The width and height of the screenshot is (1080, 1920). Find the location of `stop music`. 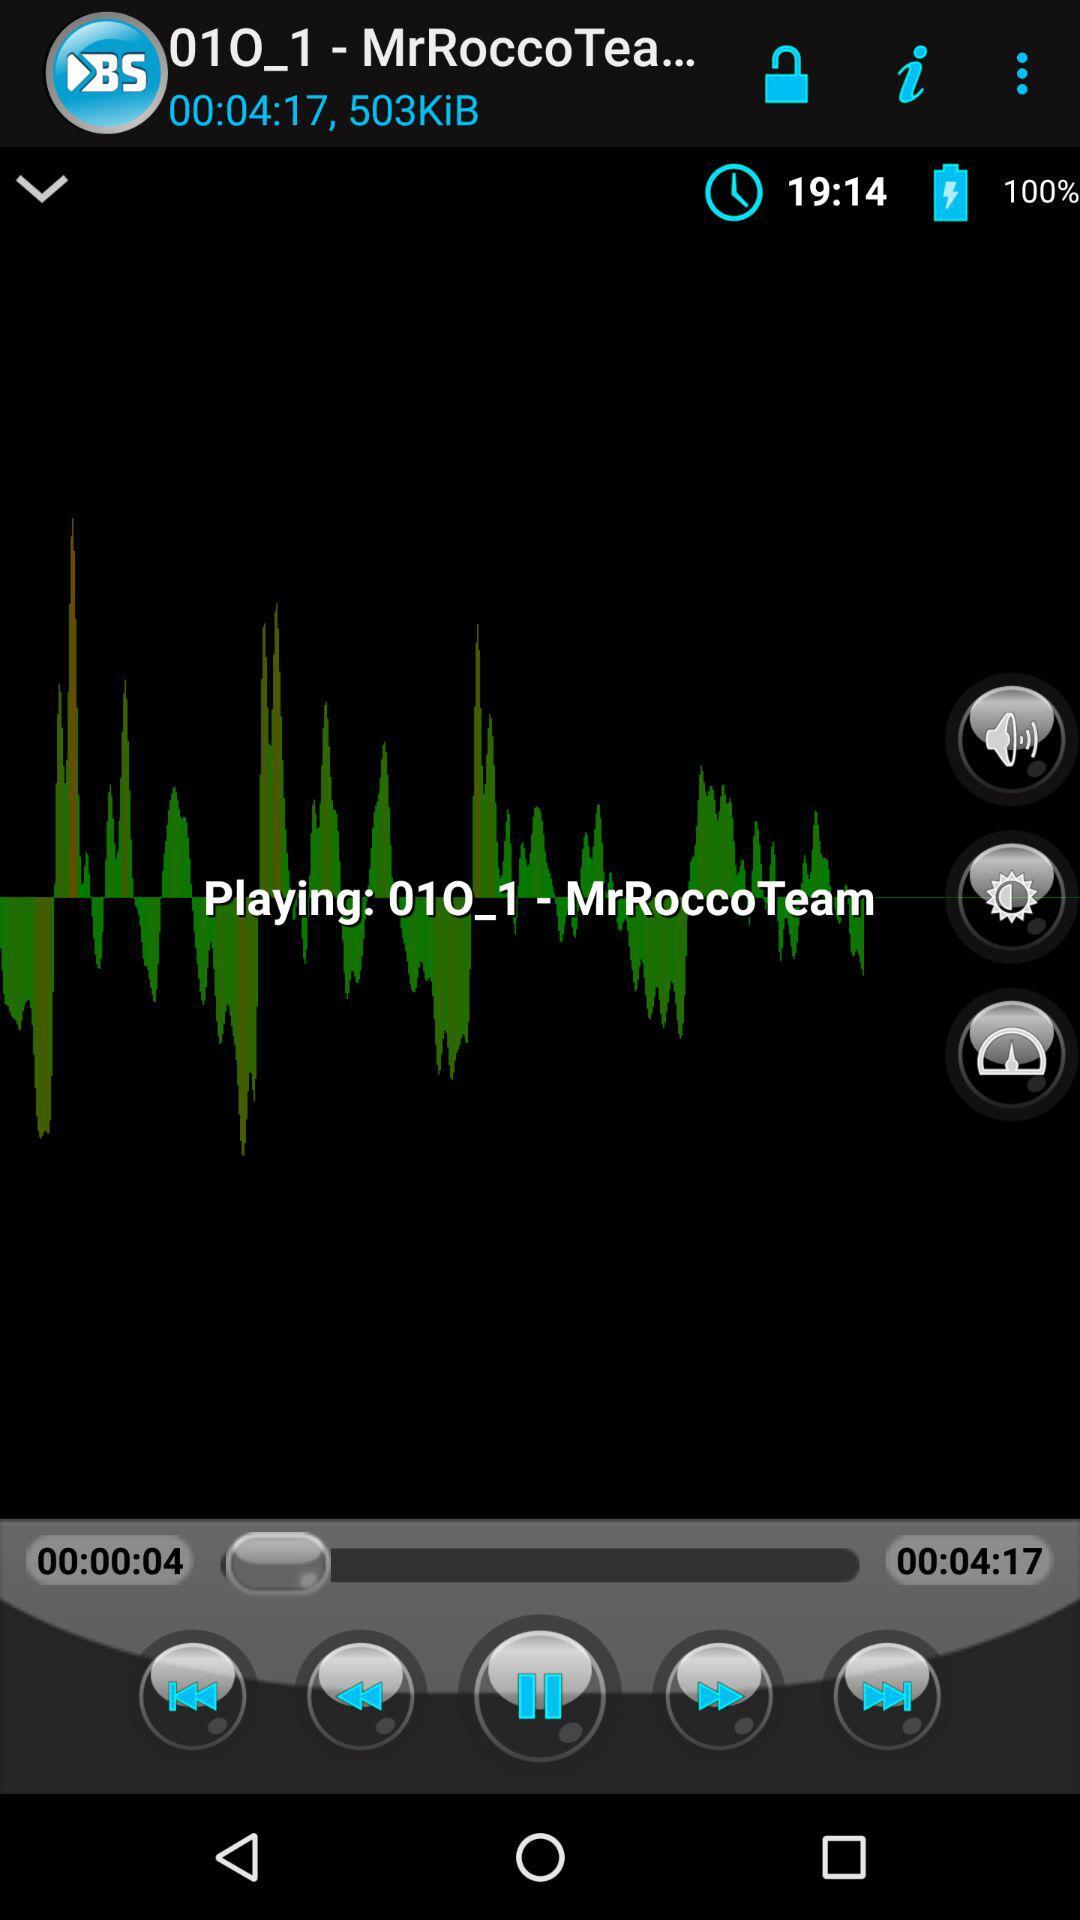

stop music is located at coordinates (540, 1695).